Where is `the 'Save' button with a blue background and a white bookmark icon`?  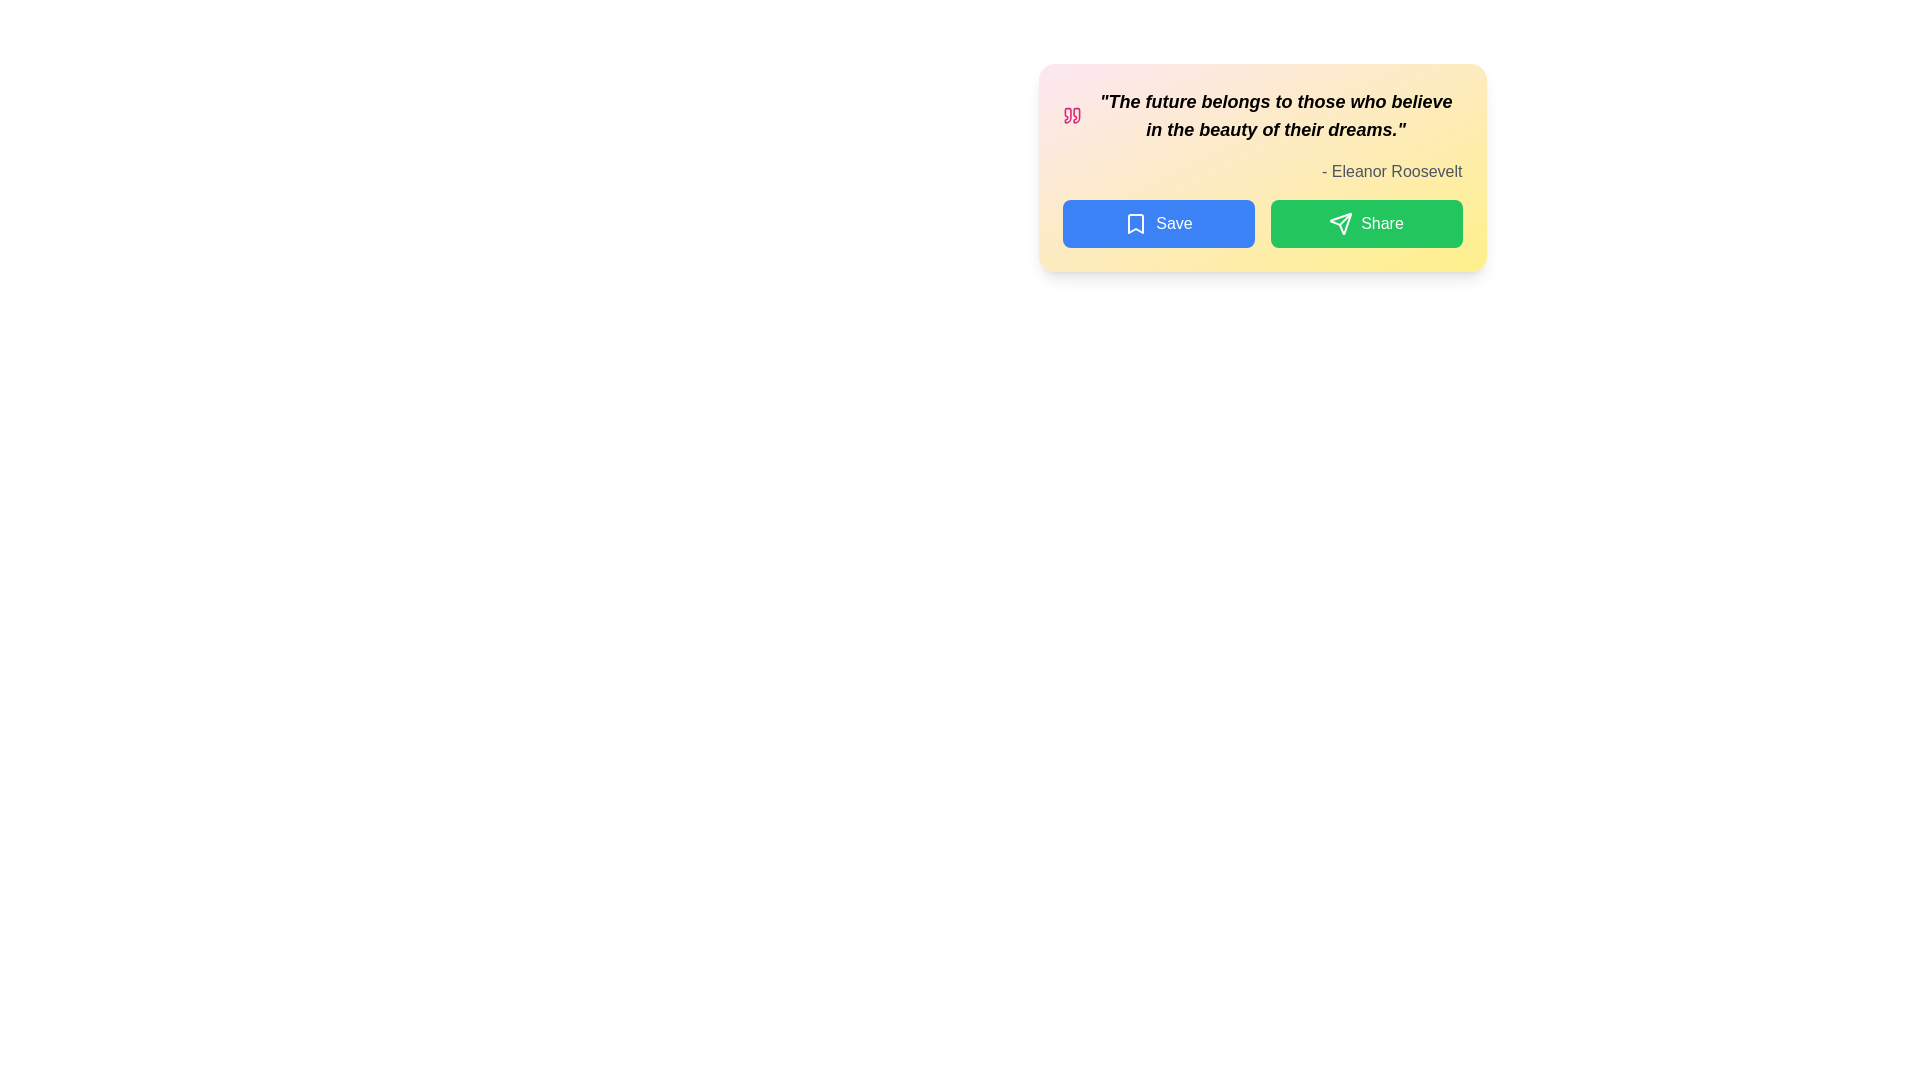 the 'Save' button with a blue background and a white bookmark icon is located at coordinates (1158, 223).